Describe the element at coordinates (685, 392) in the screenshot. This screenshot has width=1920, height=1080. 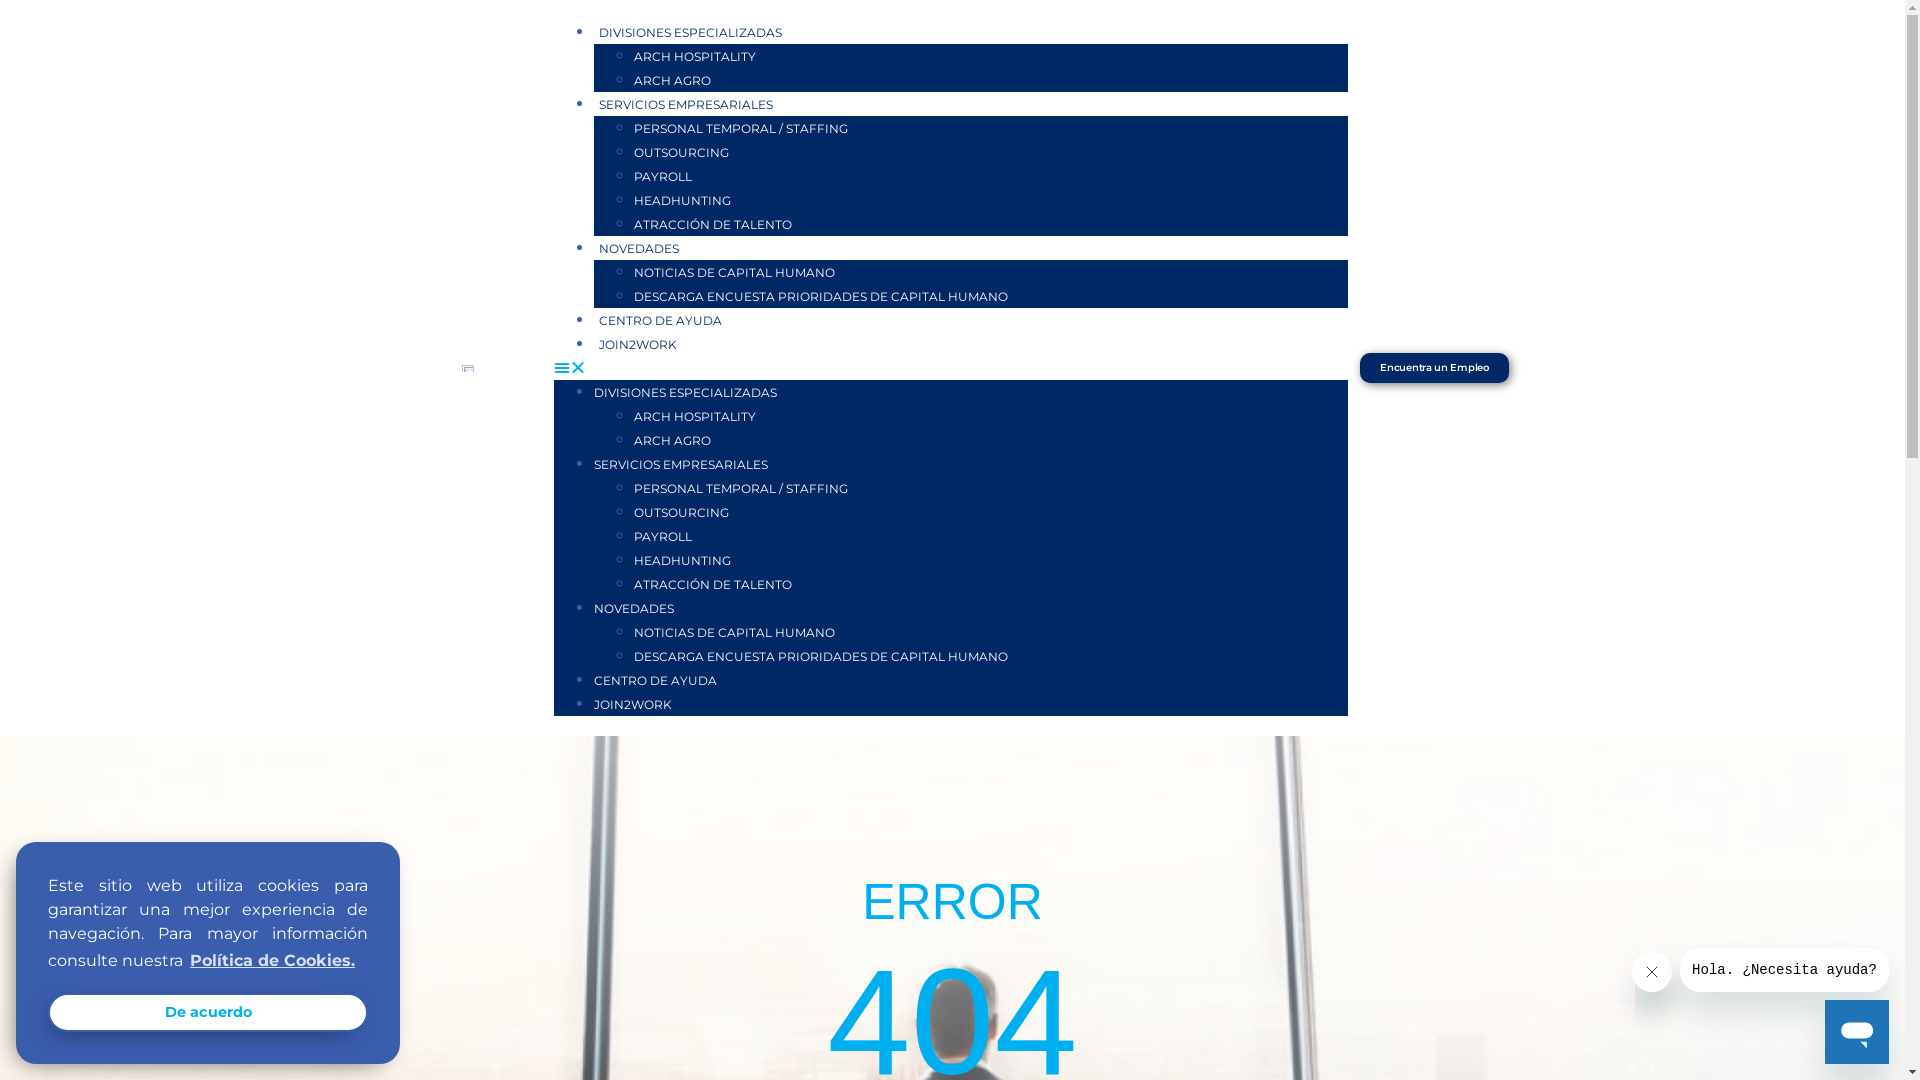
I see `'DIVISIONES ESPECIALIZADAS'` at that location.